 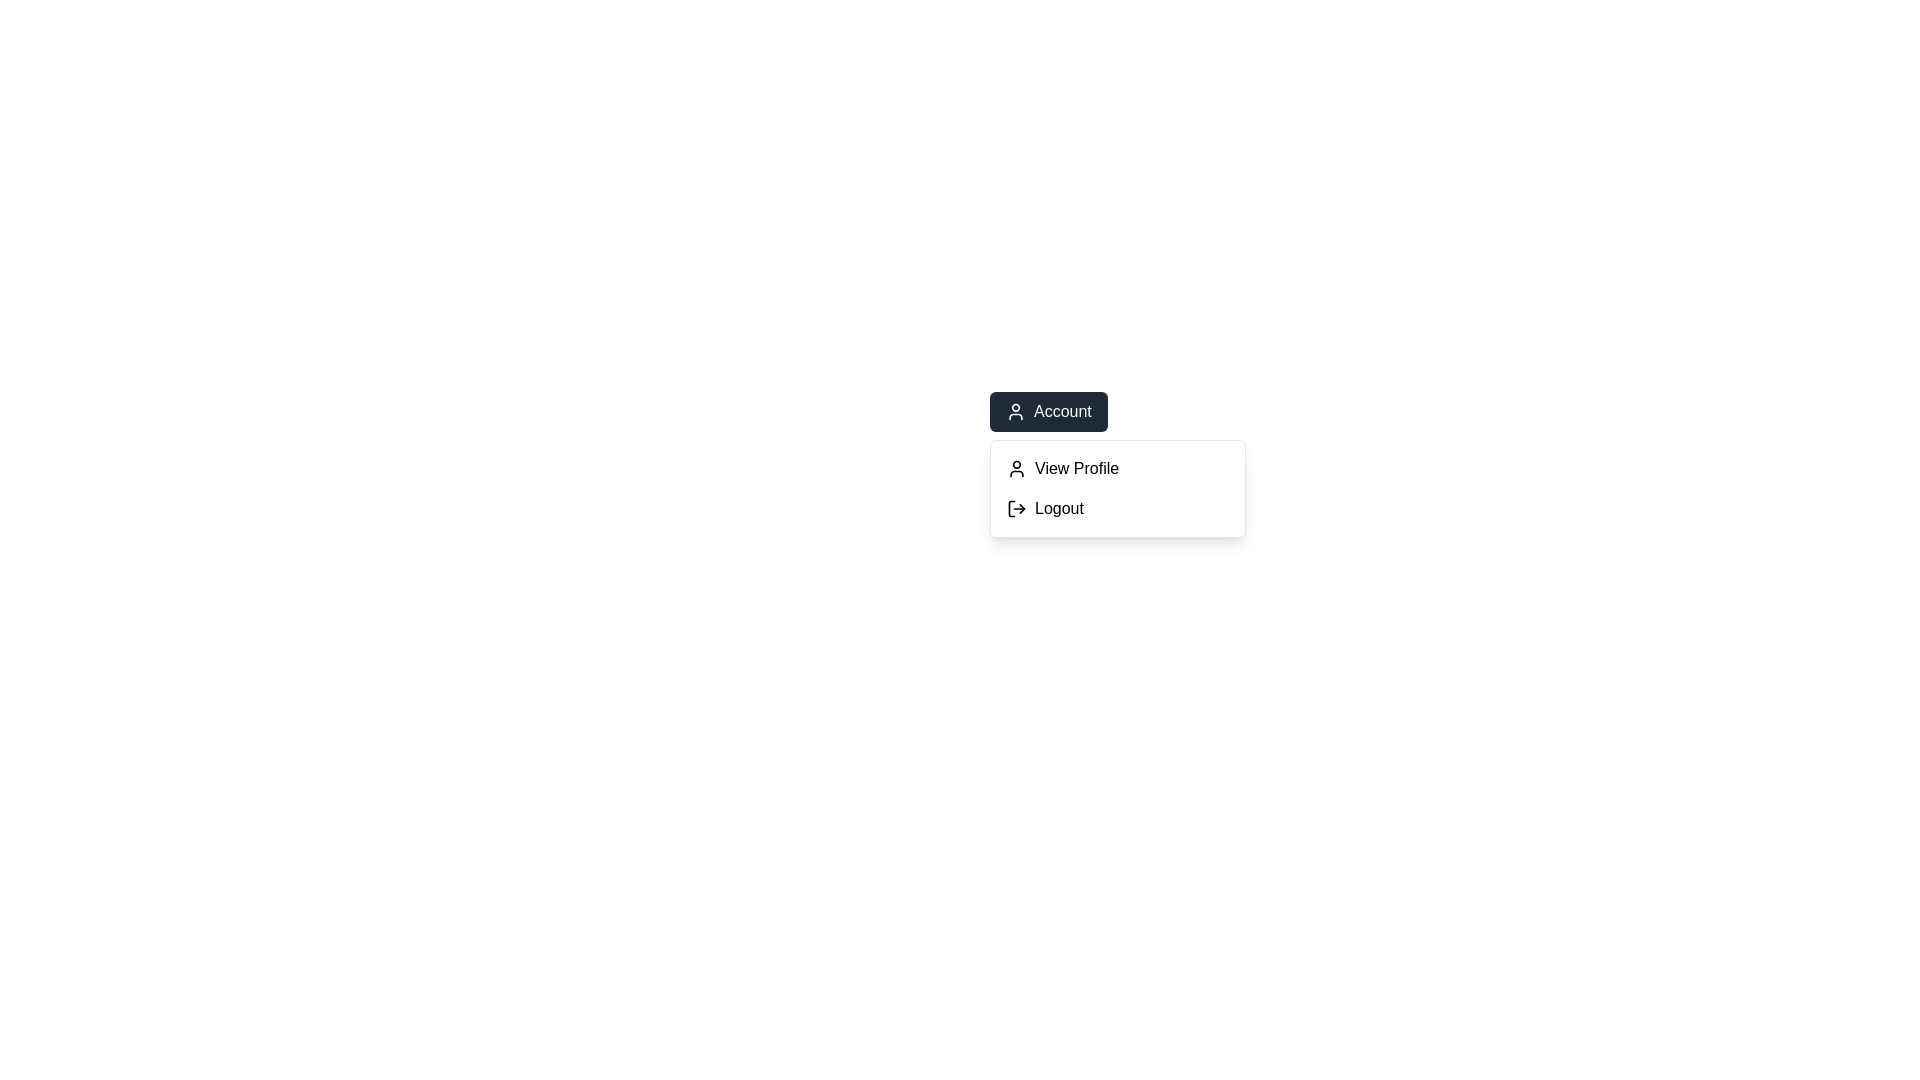 I want to click on the 'Account' button located at the top of the dropdown menu, which has a dark gray background and a user icon to the left of the text, so click(x=1047, y=411).